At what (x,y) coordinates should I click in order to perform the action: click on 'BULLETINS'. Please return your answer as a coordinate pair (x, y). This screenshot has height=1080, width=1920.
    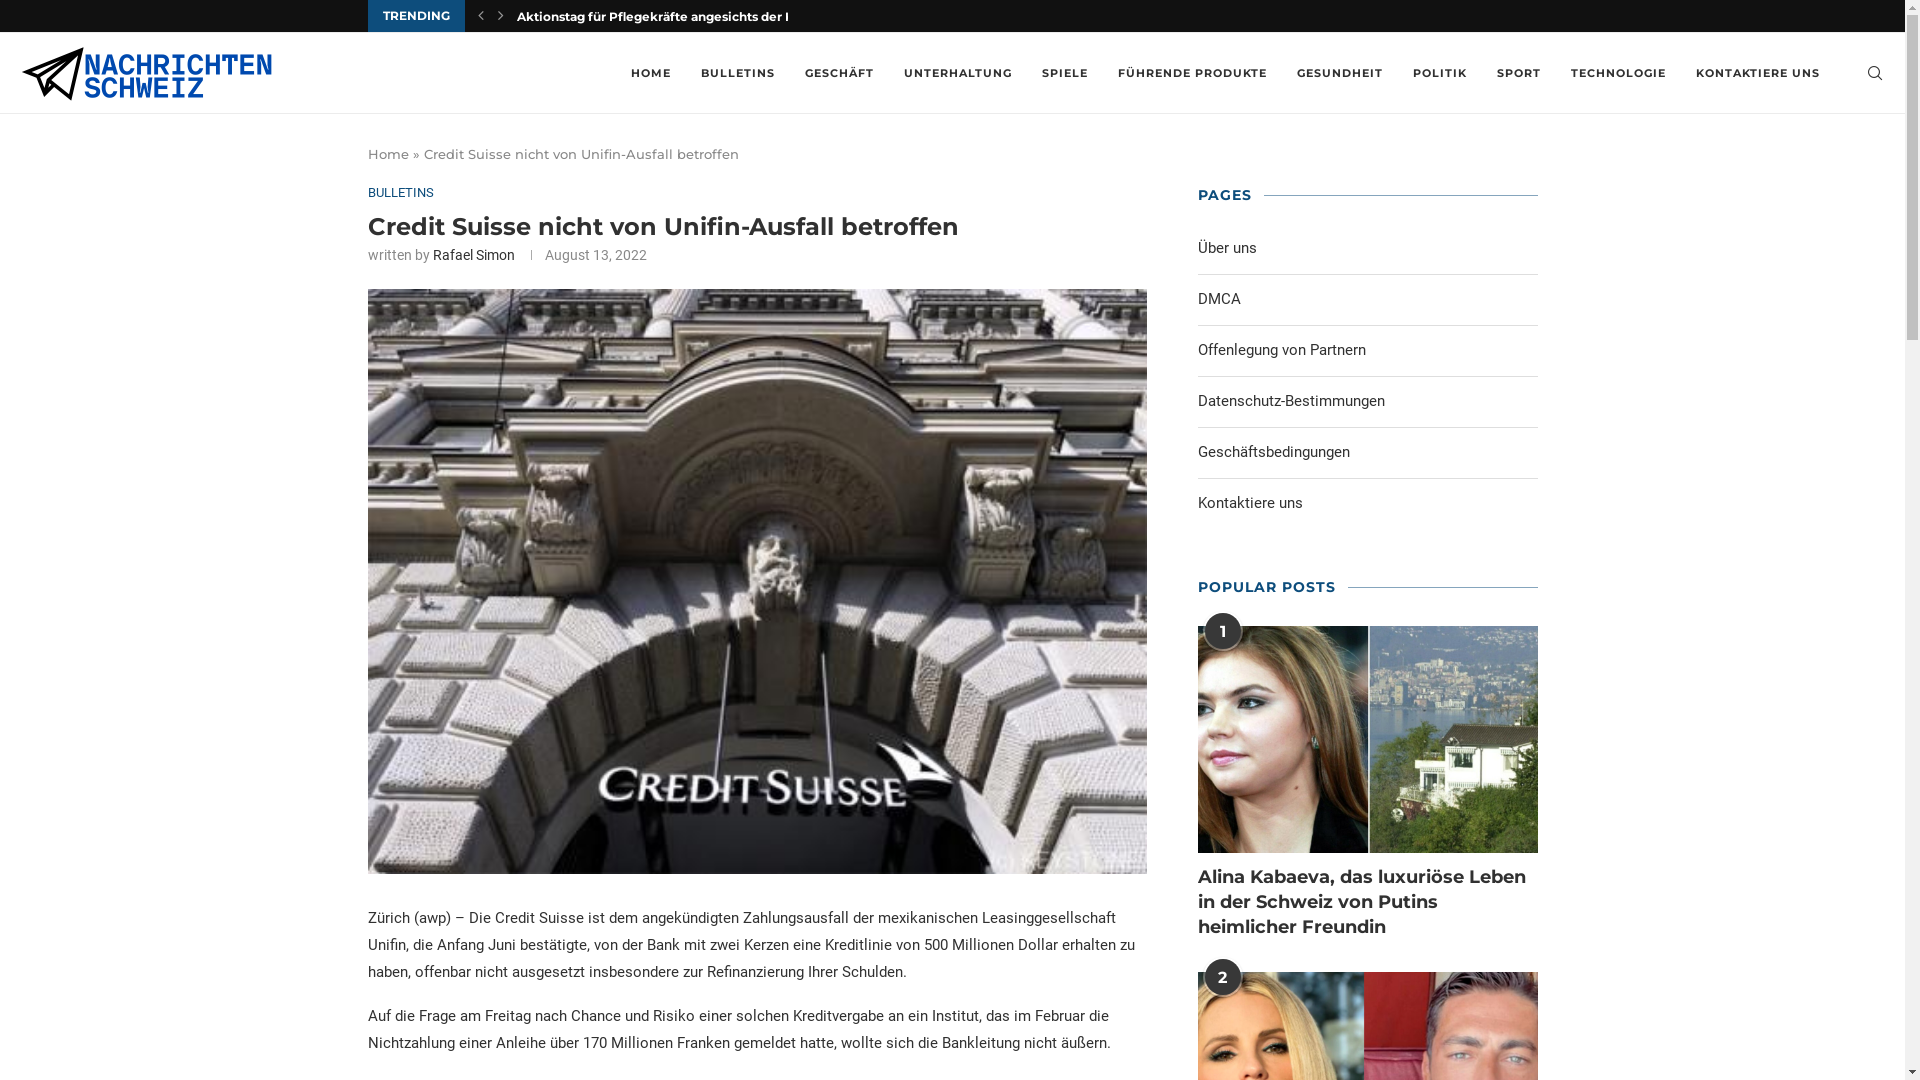
    Looking at the image, I should click on (737, 72).